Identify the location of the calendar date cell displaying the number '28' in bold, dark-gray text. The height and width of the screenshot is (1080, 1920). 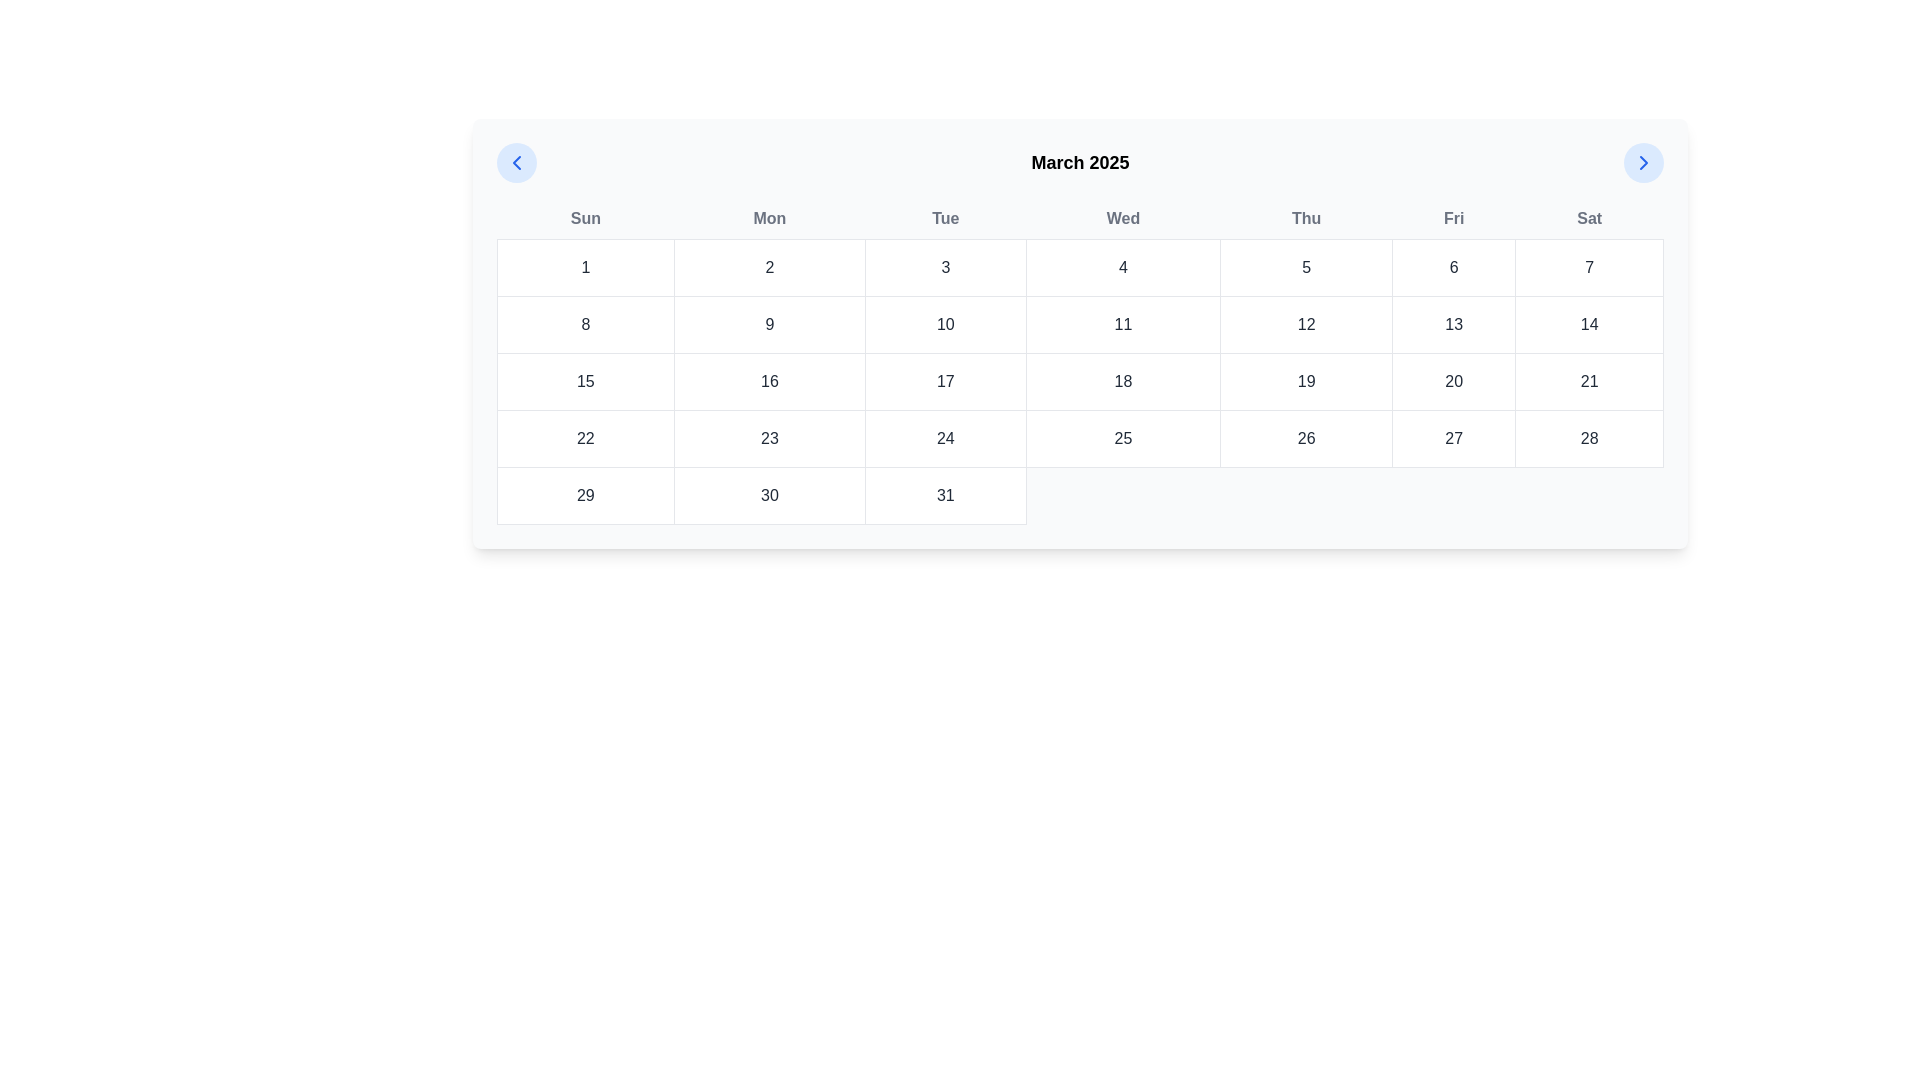
(1588, 438).